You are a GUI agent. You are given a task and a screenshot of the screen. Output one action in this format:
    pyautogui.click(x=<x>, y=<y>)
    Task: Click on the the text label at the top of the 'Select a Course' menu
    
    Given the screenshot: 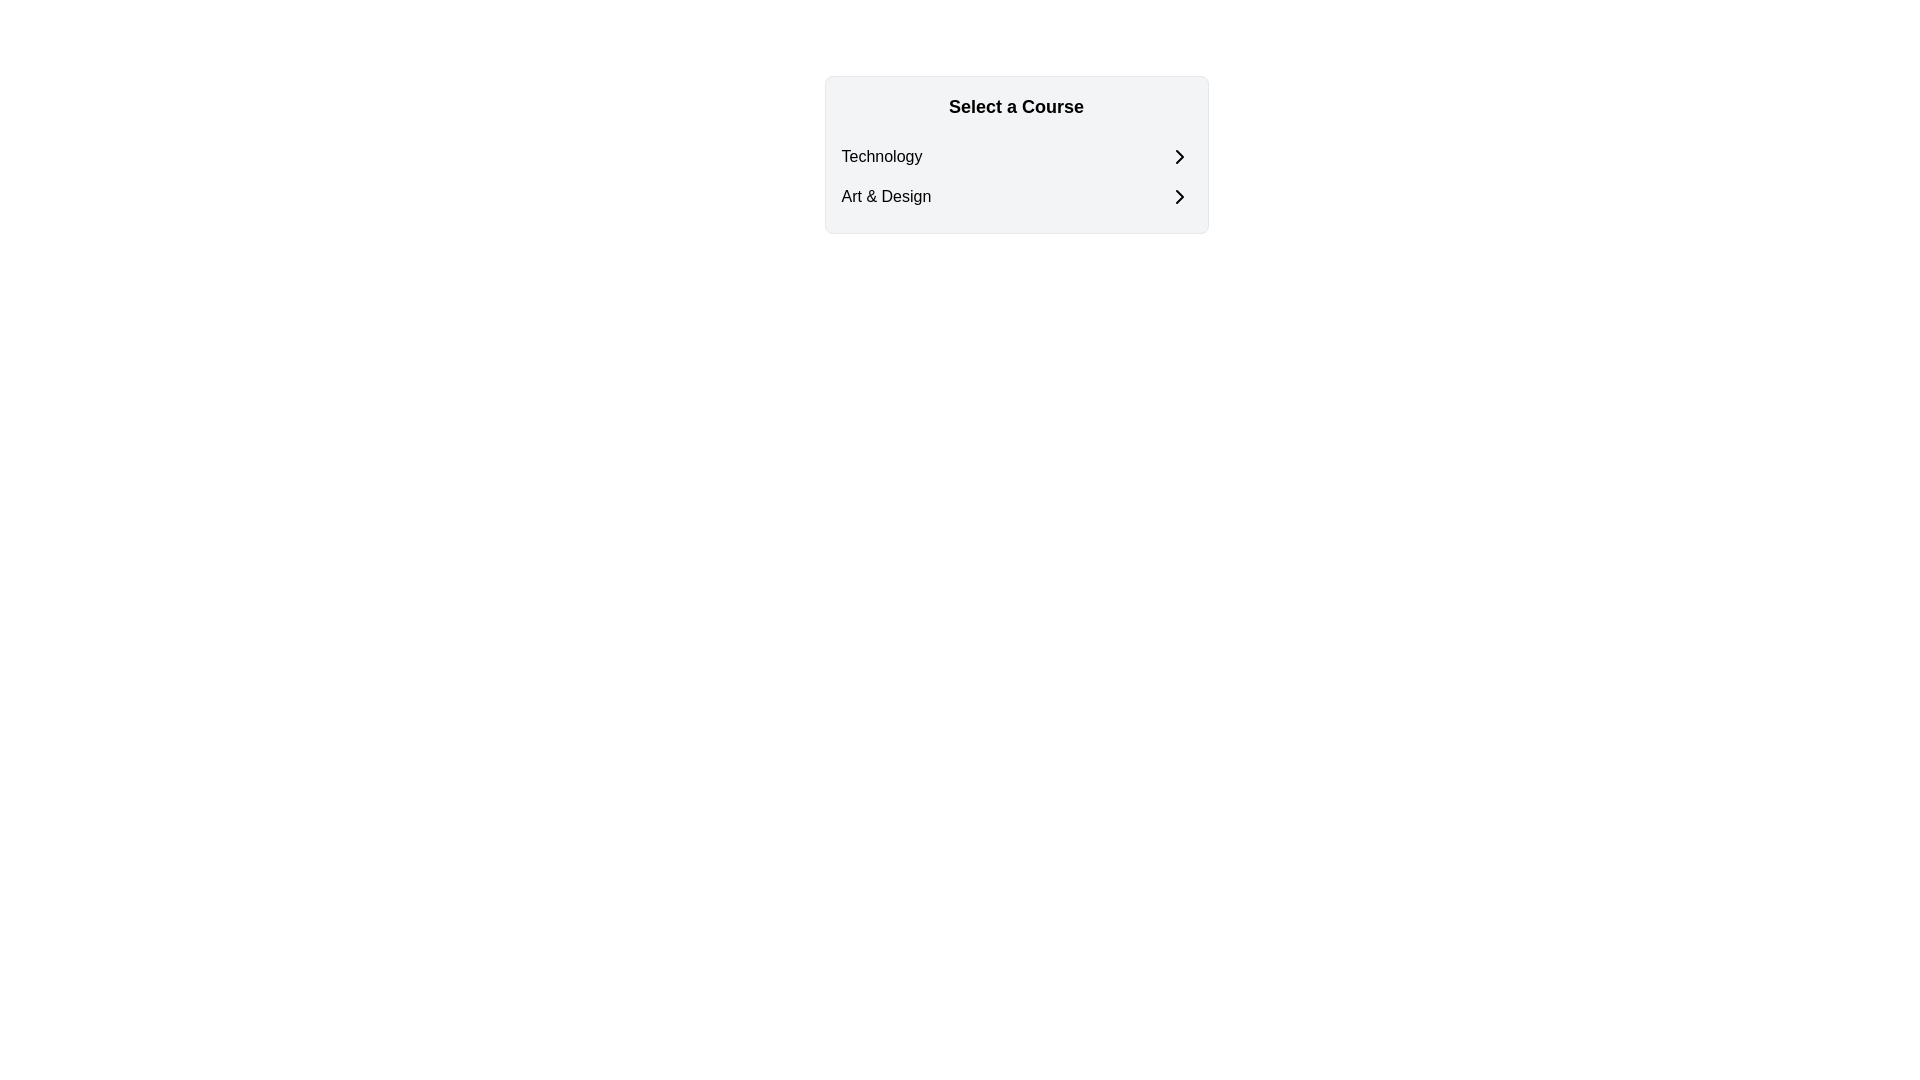 What is the action you would take?
    pyautogui.click(x=881, y=156)
    